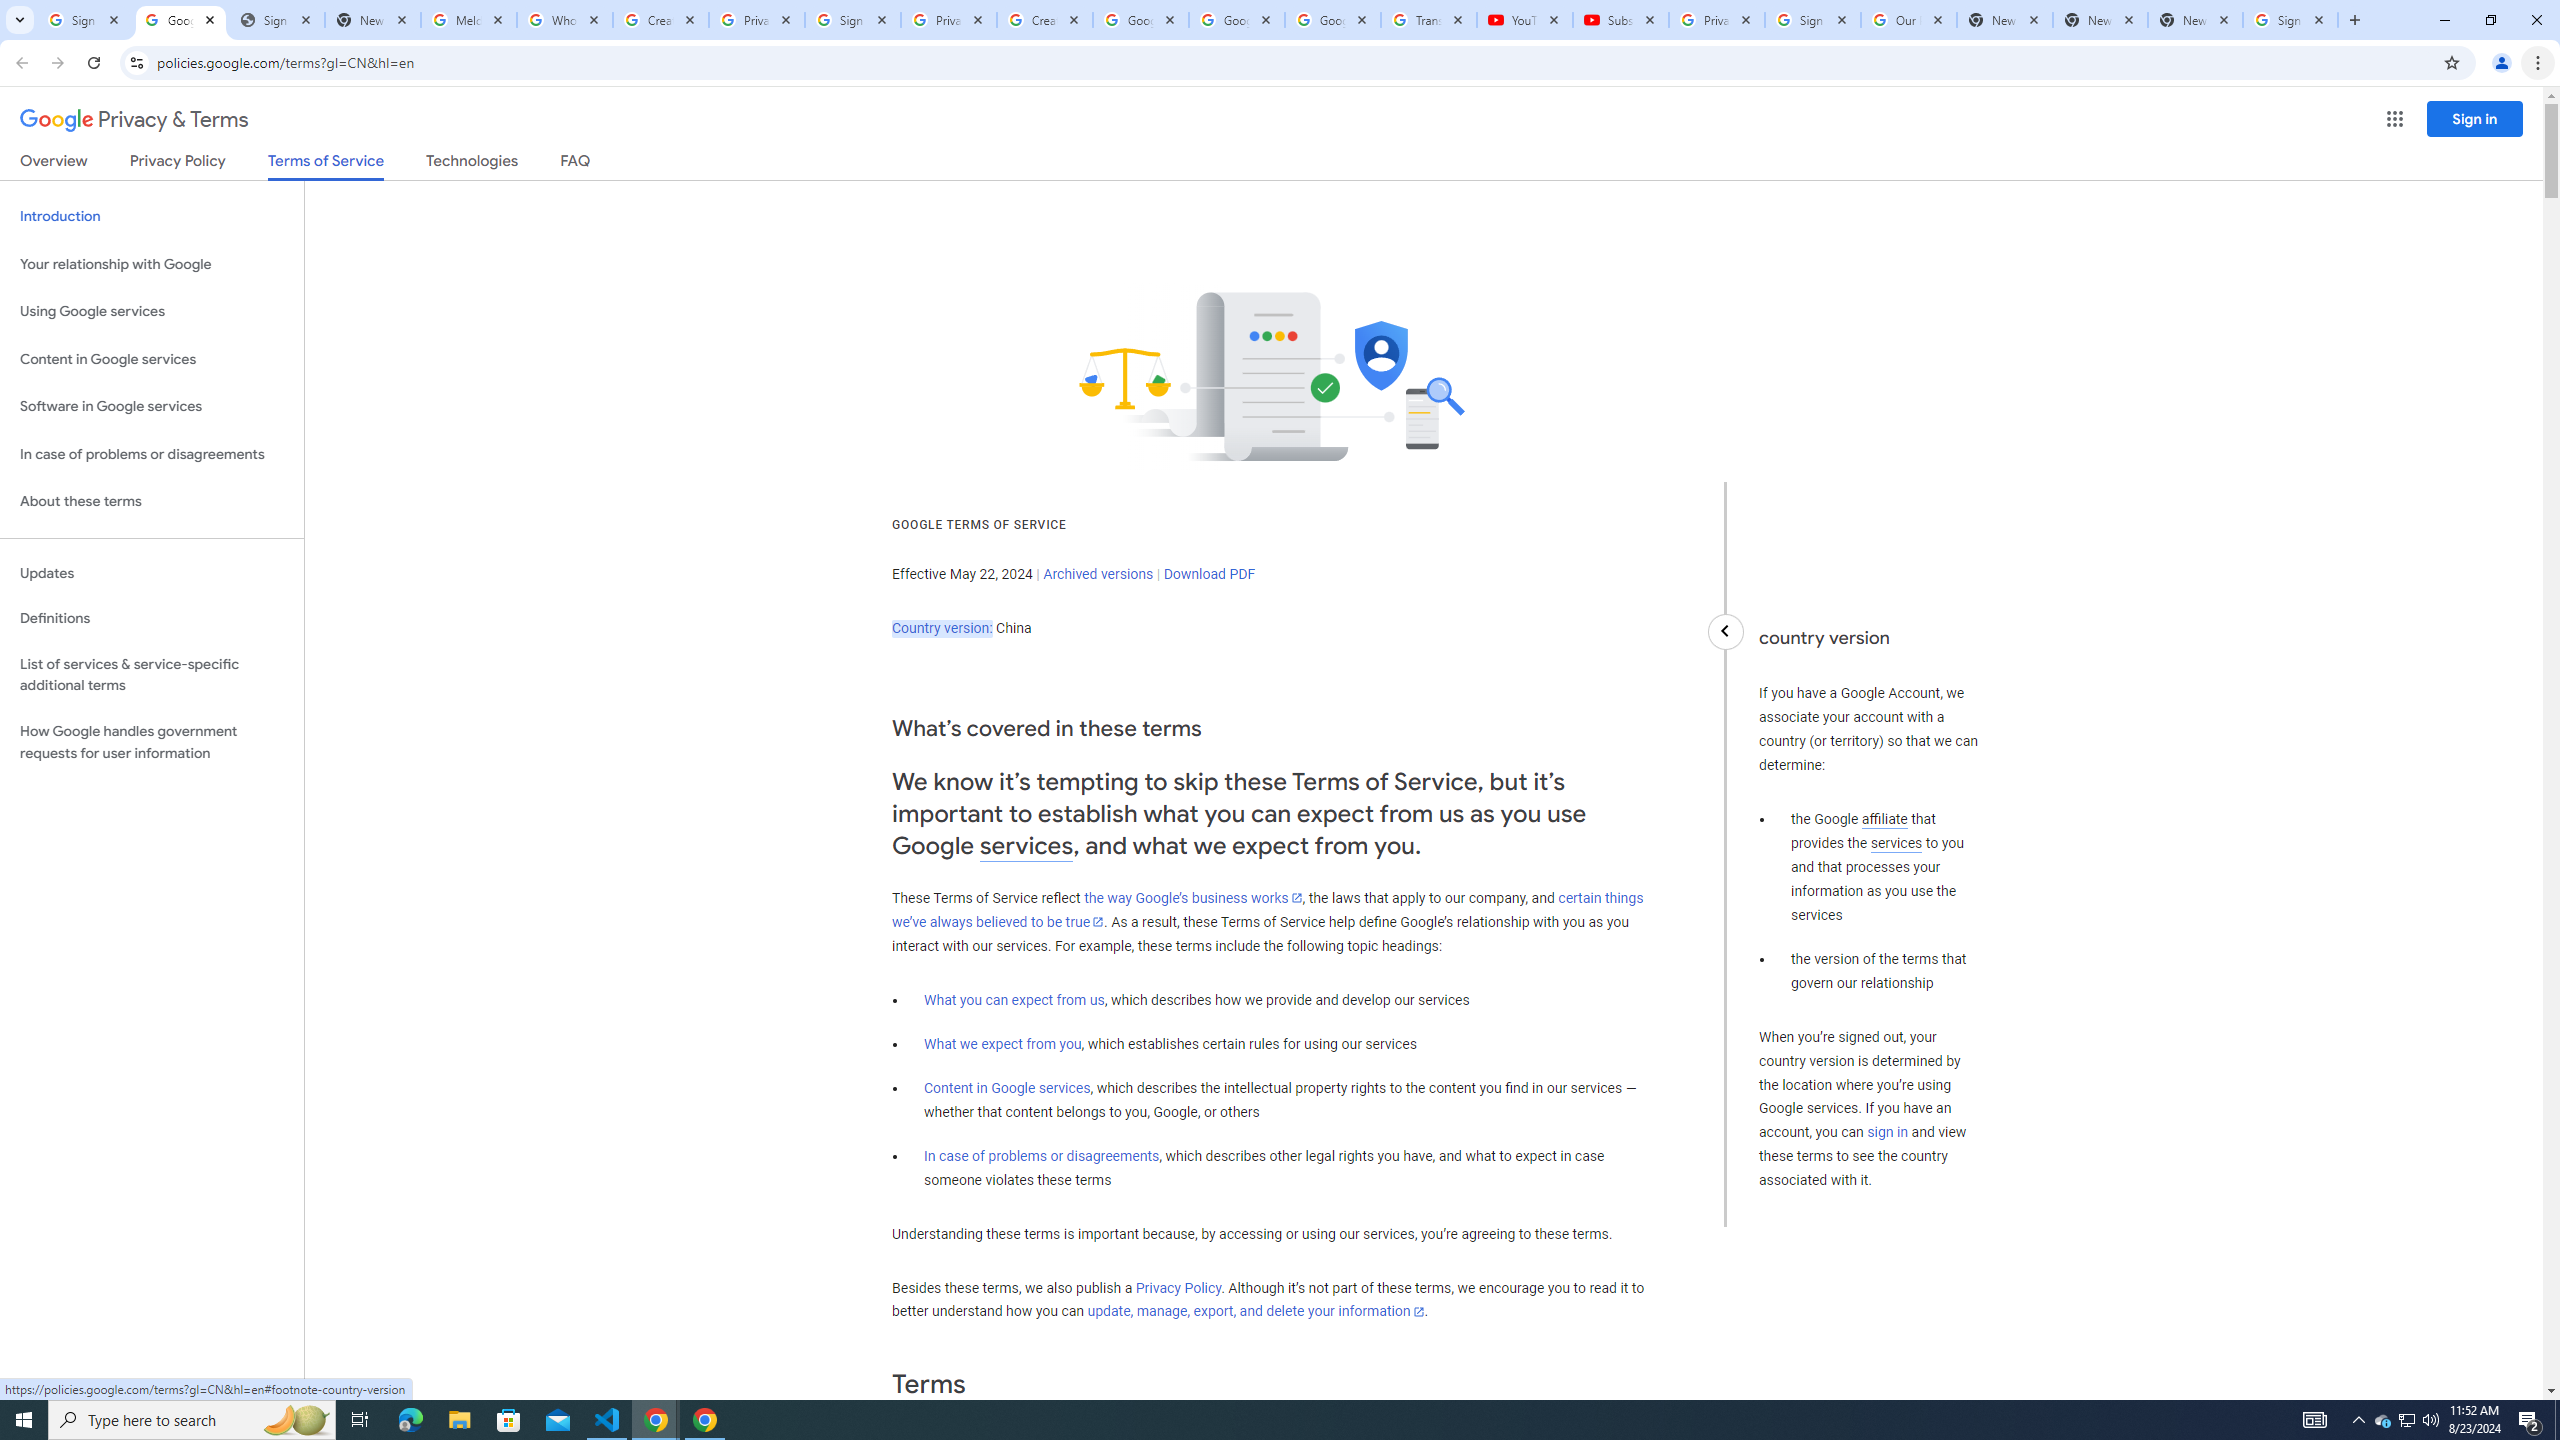 The width and height of the screenshot is (2560, 1440). What do you see at coordinates (1883, 819) in the screenshot?
I see `'affiliate'` at bounding box center [1883, 819].